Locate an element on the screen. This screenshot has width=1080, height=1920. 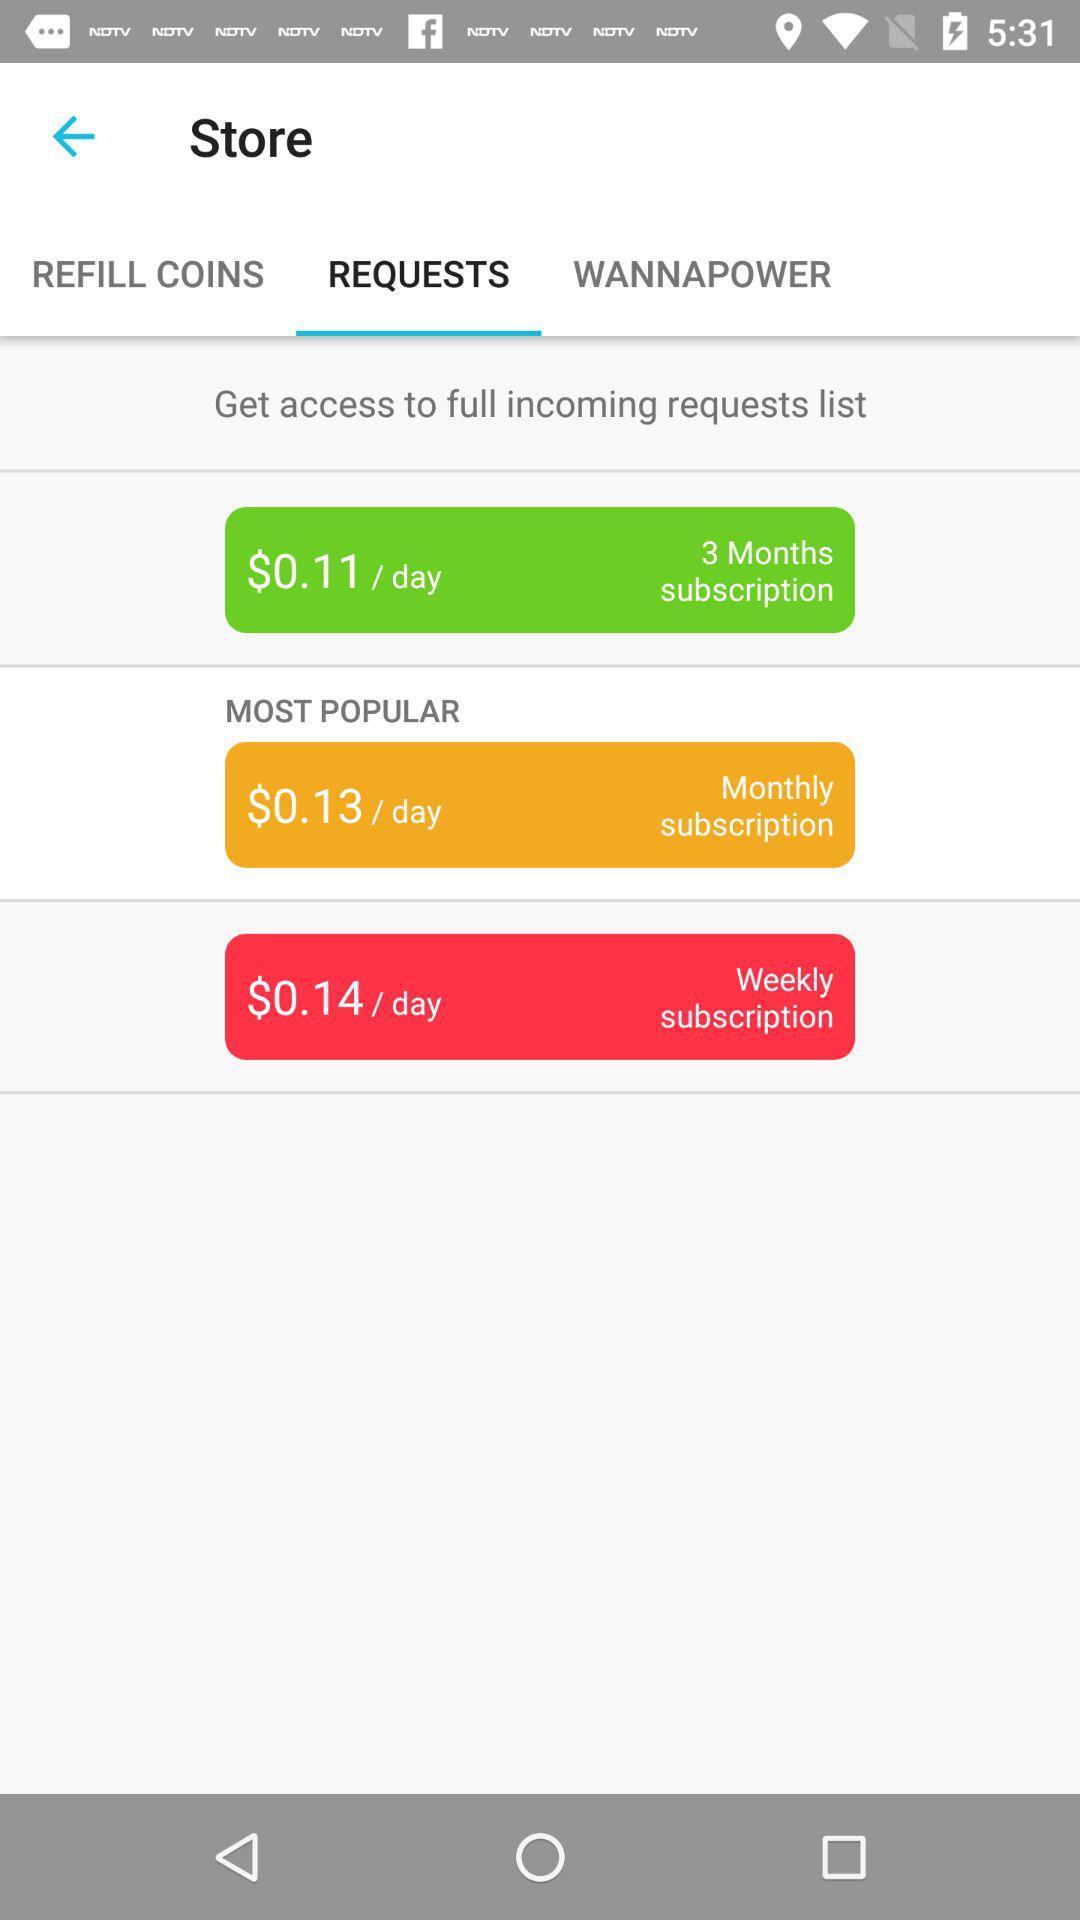
the item next to the $0.13 / day icon is located at coordinates (715, 804).